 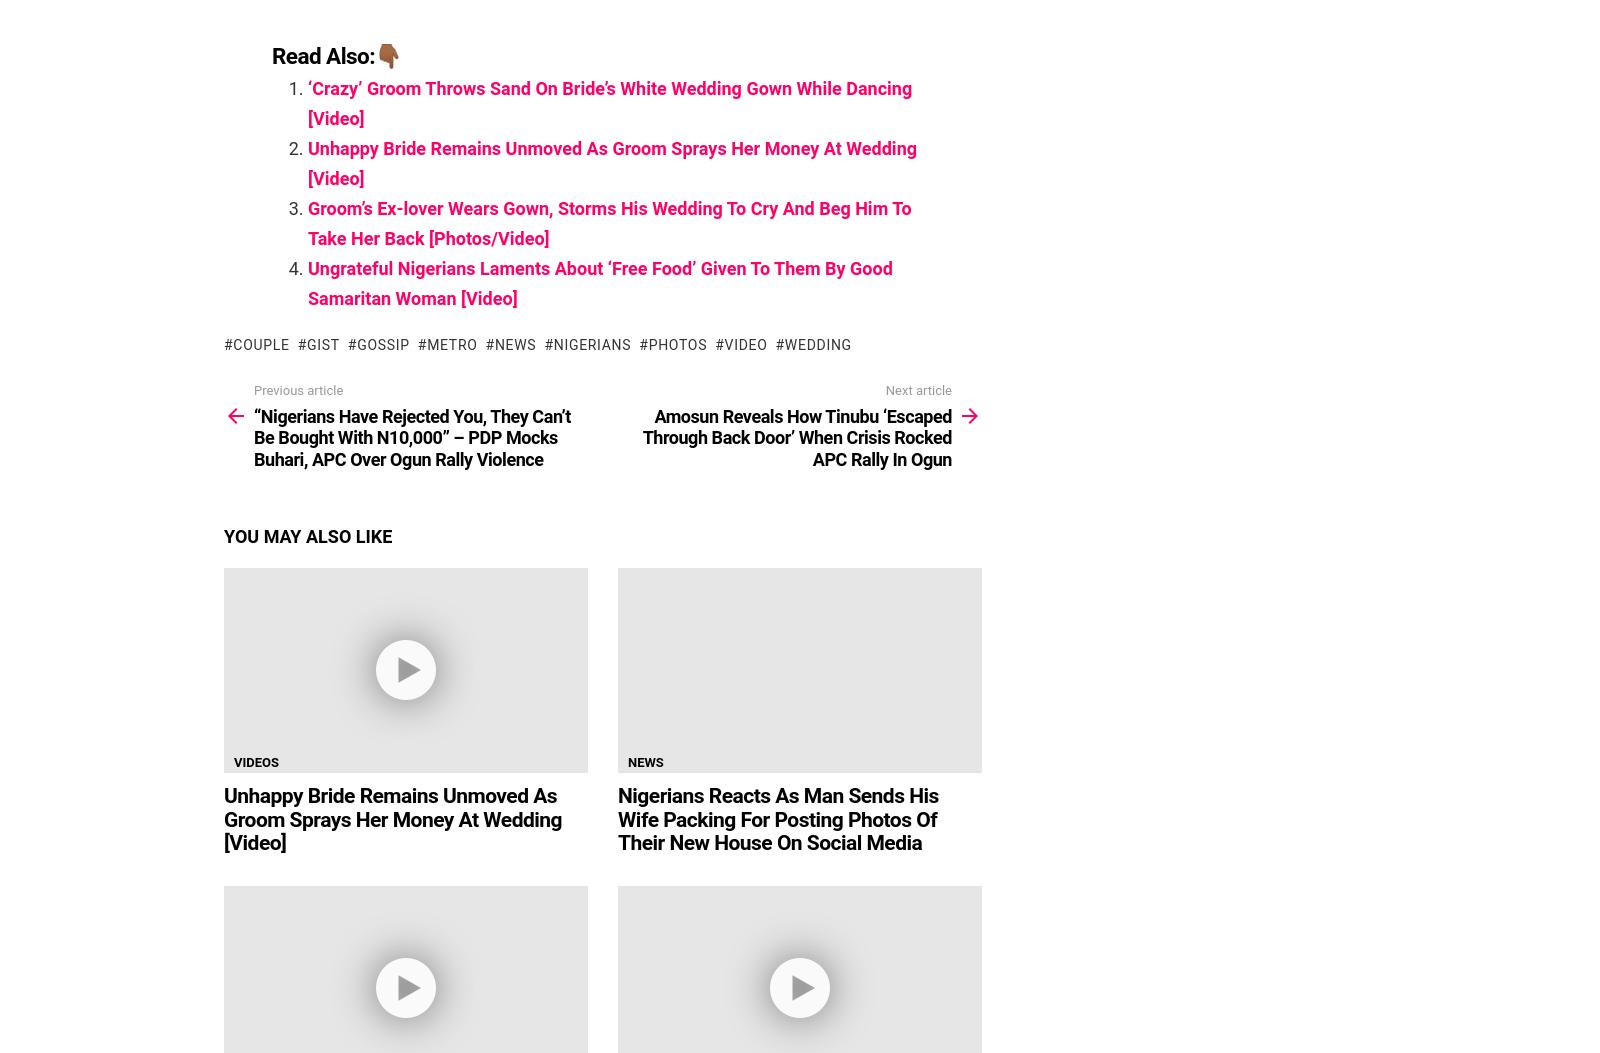 I want to click on '“Nigerians Have Rejected You, They Can’t Be Bought With N10,000” – PDP Mocks Buhari, APC Over Ogun Rally Violence', so click(x=254, y=435).